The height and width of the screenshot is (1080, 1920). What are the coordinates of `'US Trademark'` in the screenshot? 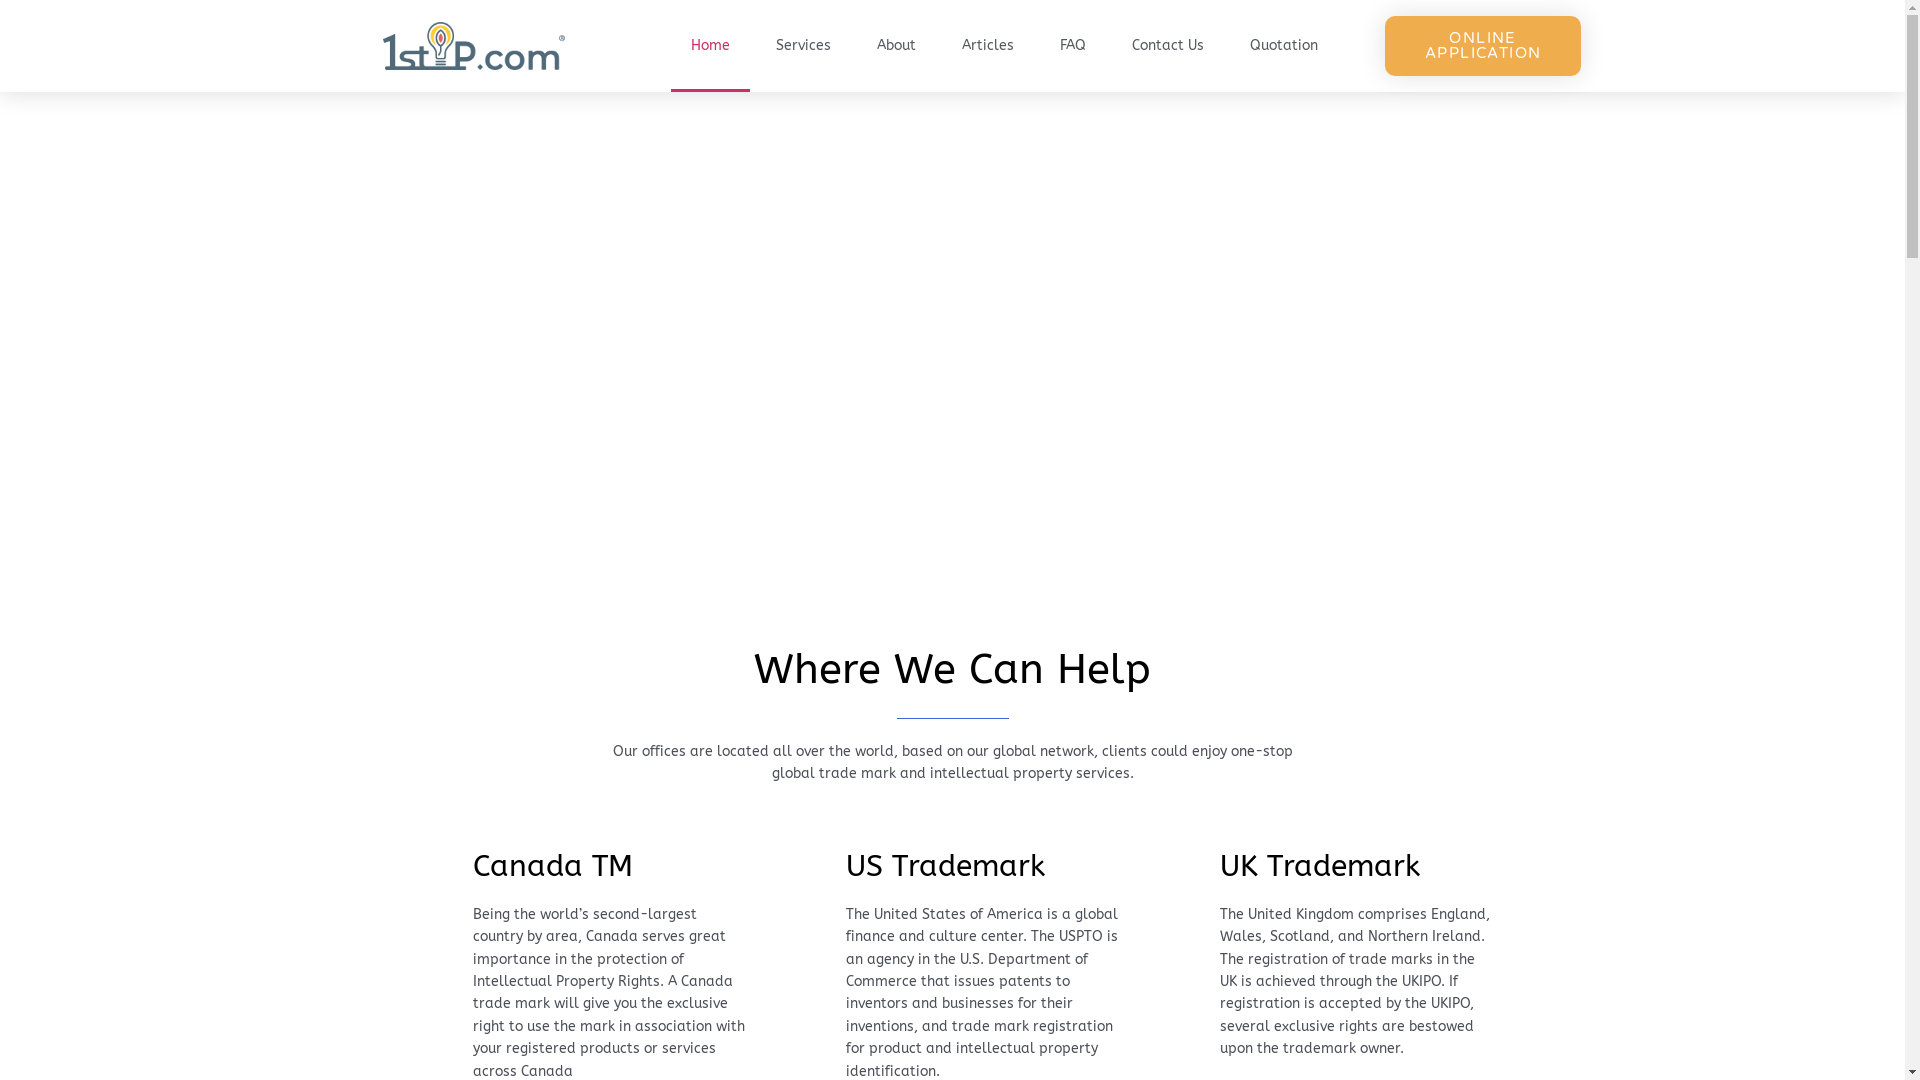 It's located at (944, 865).